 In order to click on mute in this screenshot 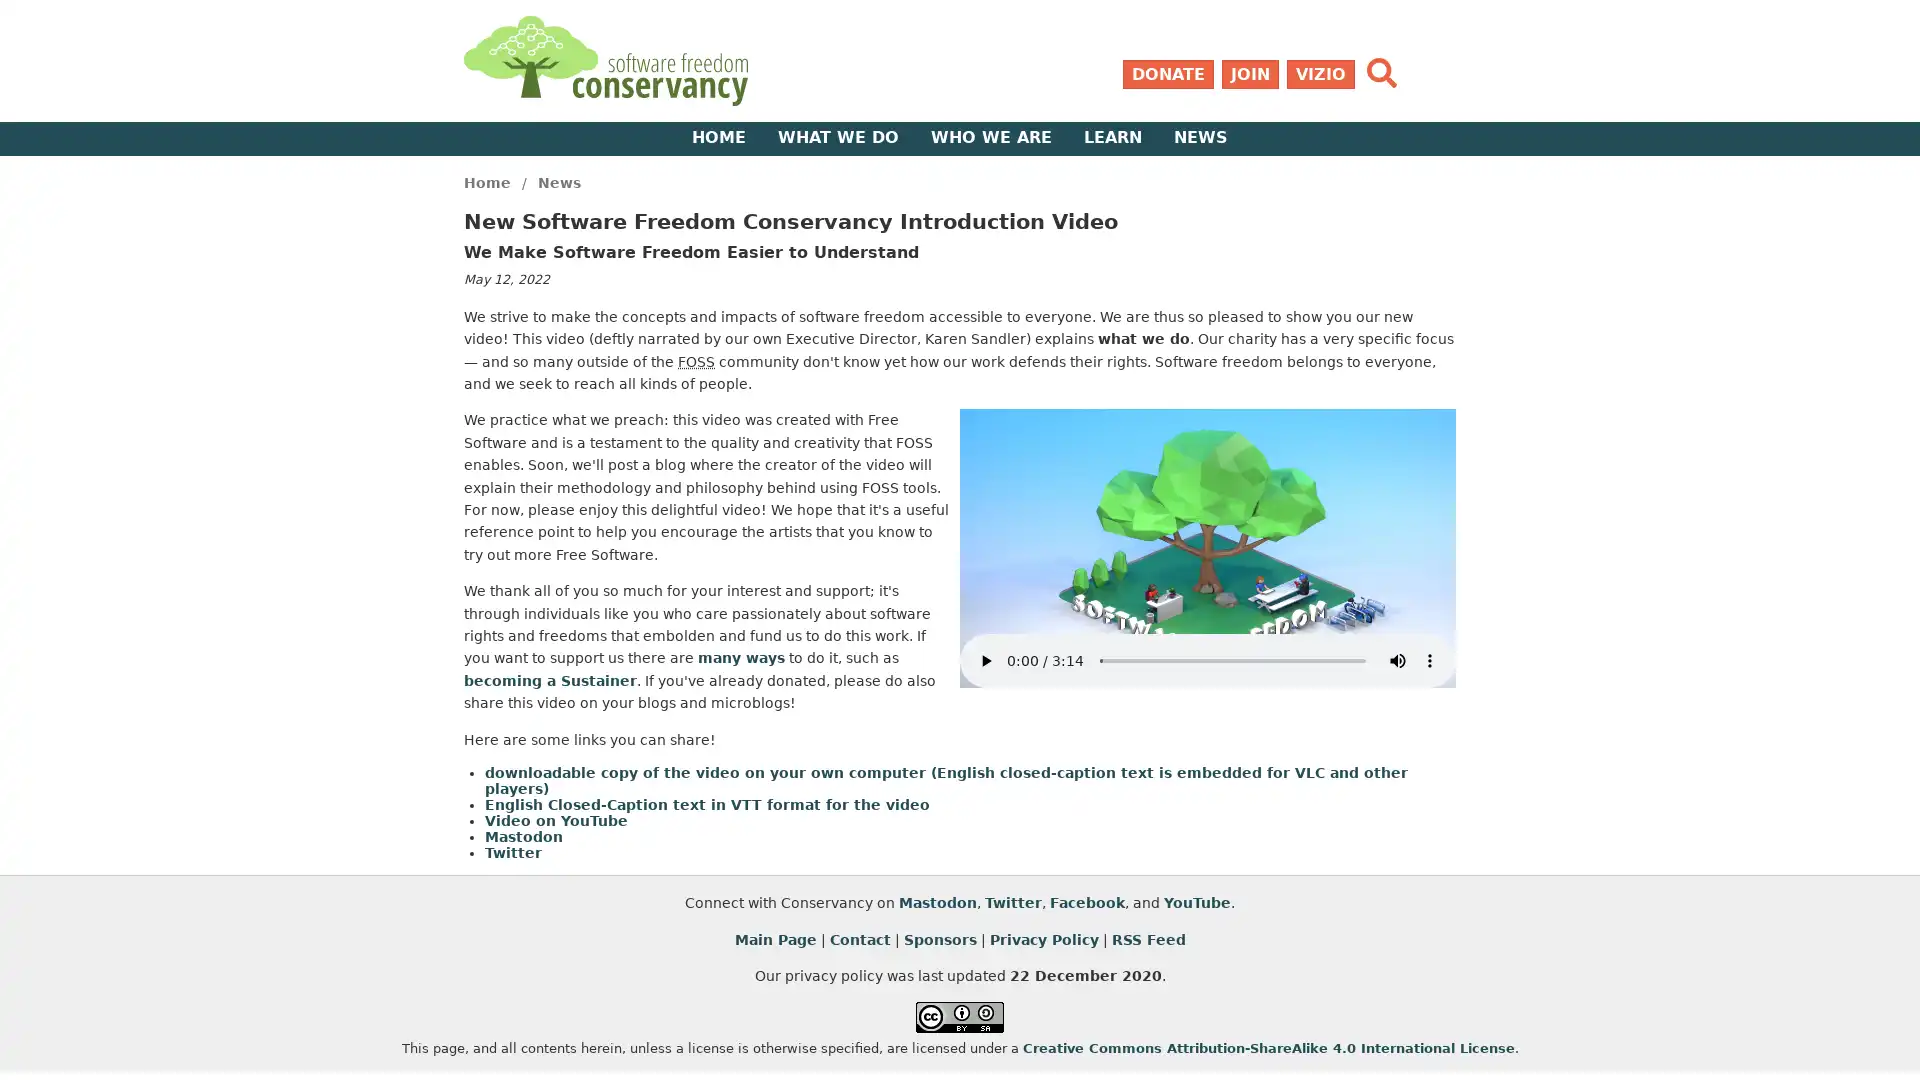, I will do `click(1396, 660)`.